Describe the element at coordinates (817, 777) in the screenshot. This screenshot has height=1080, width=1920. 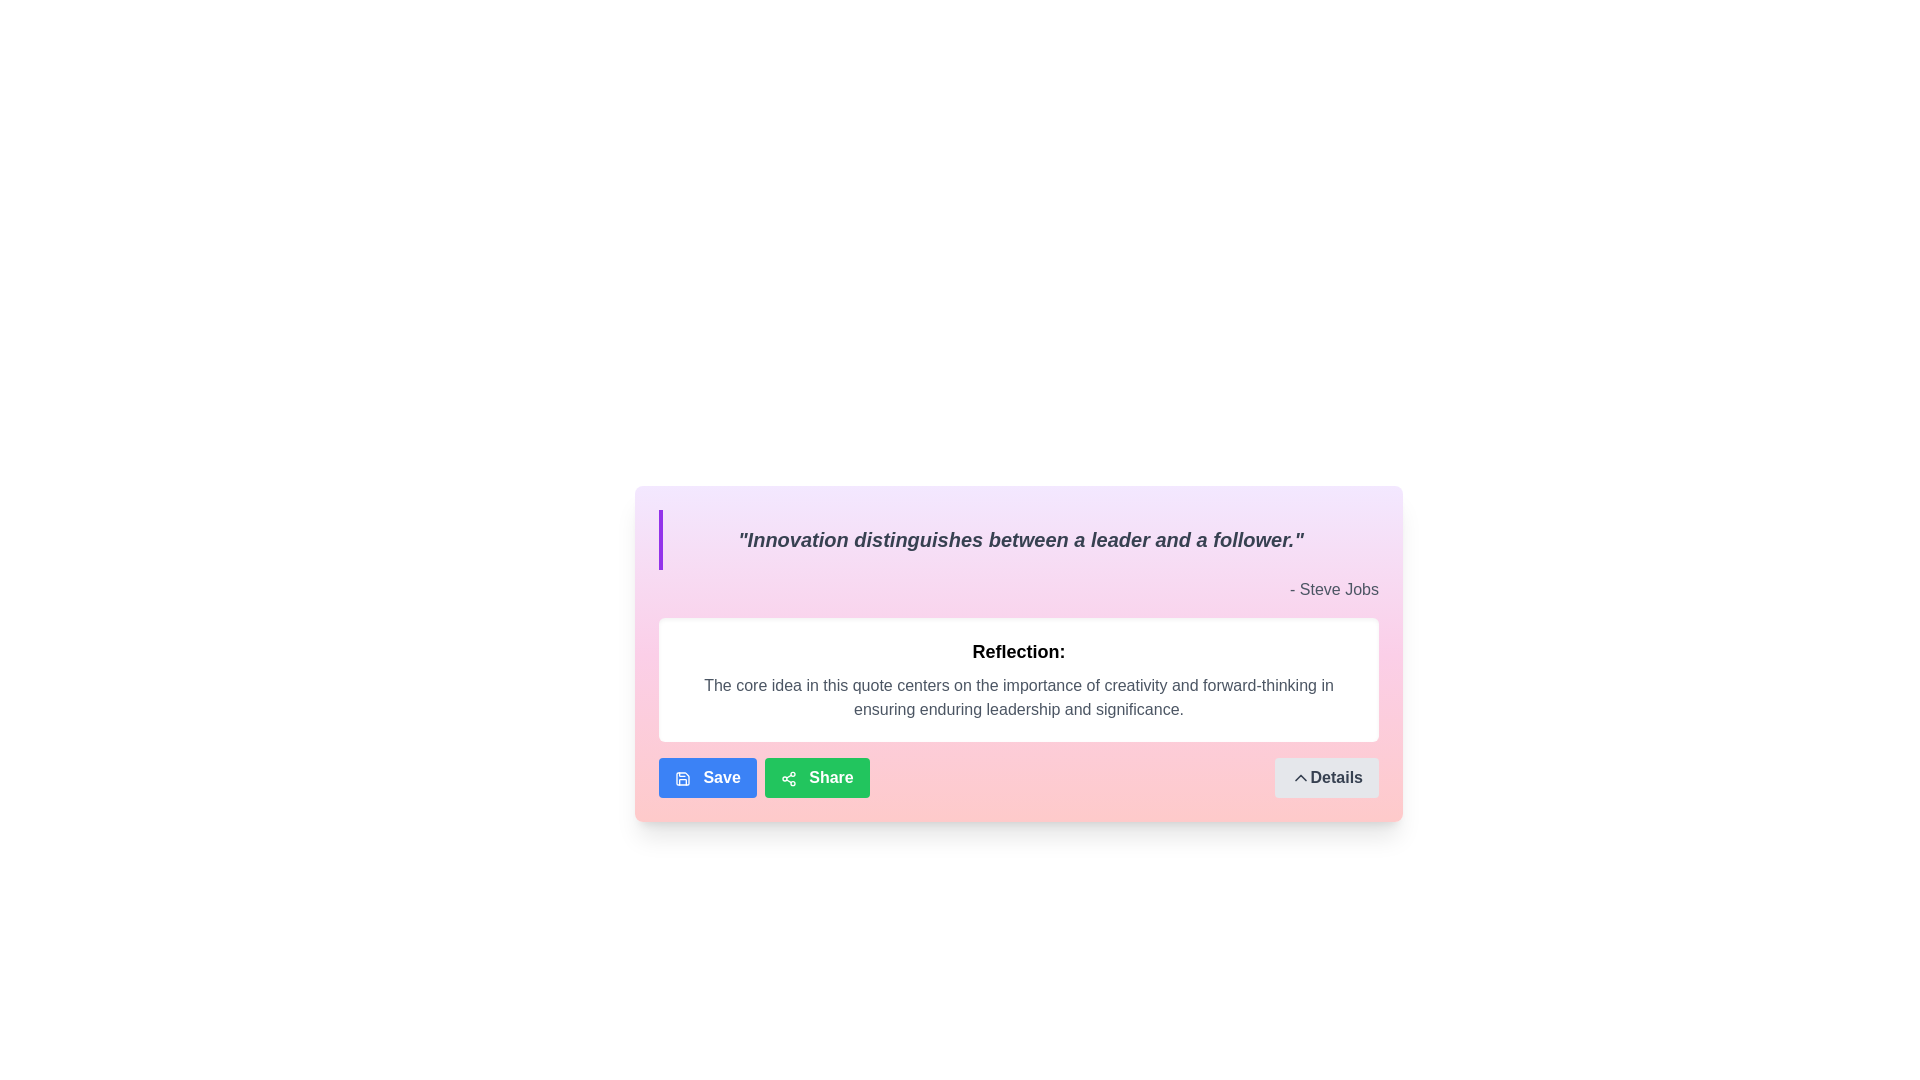
I see `the share button located in the bottom-right section of a card-like structure, adjacent to the blue 'Save' button, to observe the hover effects` at that location.